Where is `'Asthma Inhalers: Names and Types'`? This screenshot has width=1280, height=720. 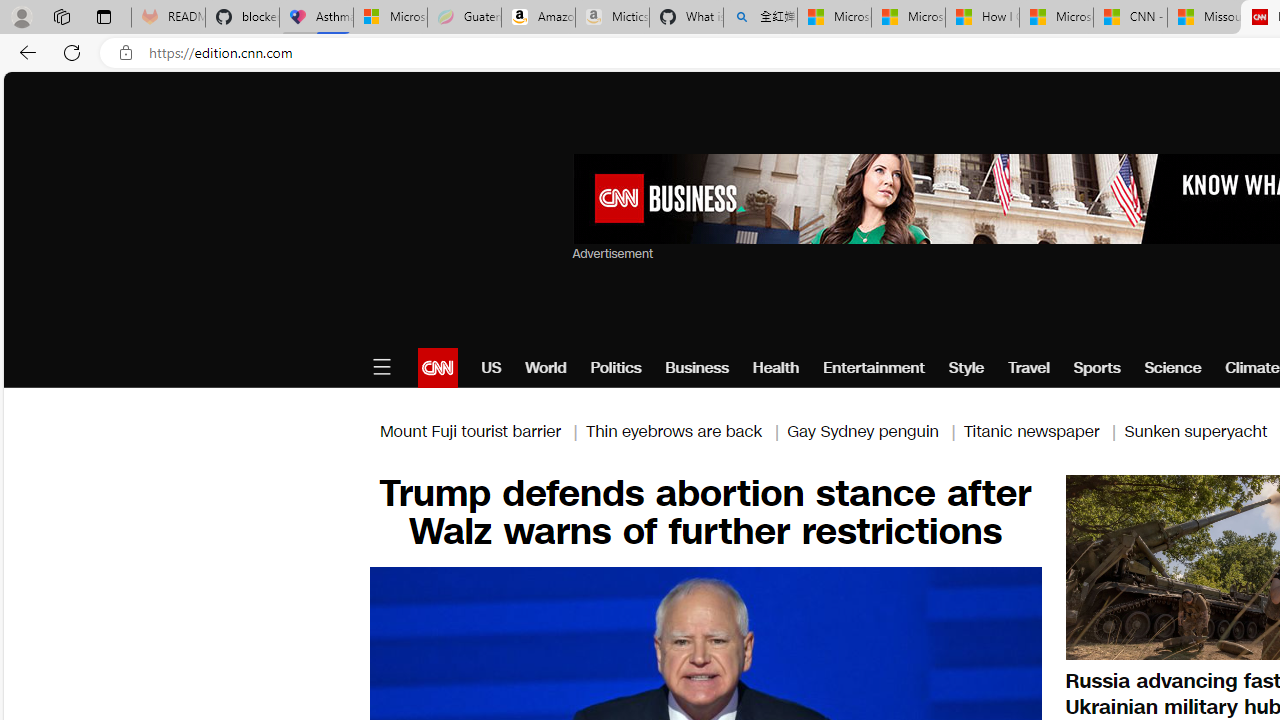
'Asthma Inhalers: Names and Types' is located at coordinates (315, 17).